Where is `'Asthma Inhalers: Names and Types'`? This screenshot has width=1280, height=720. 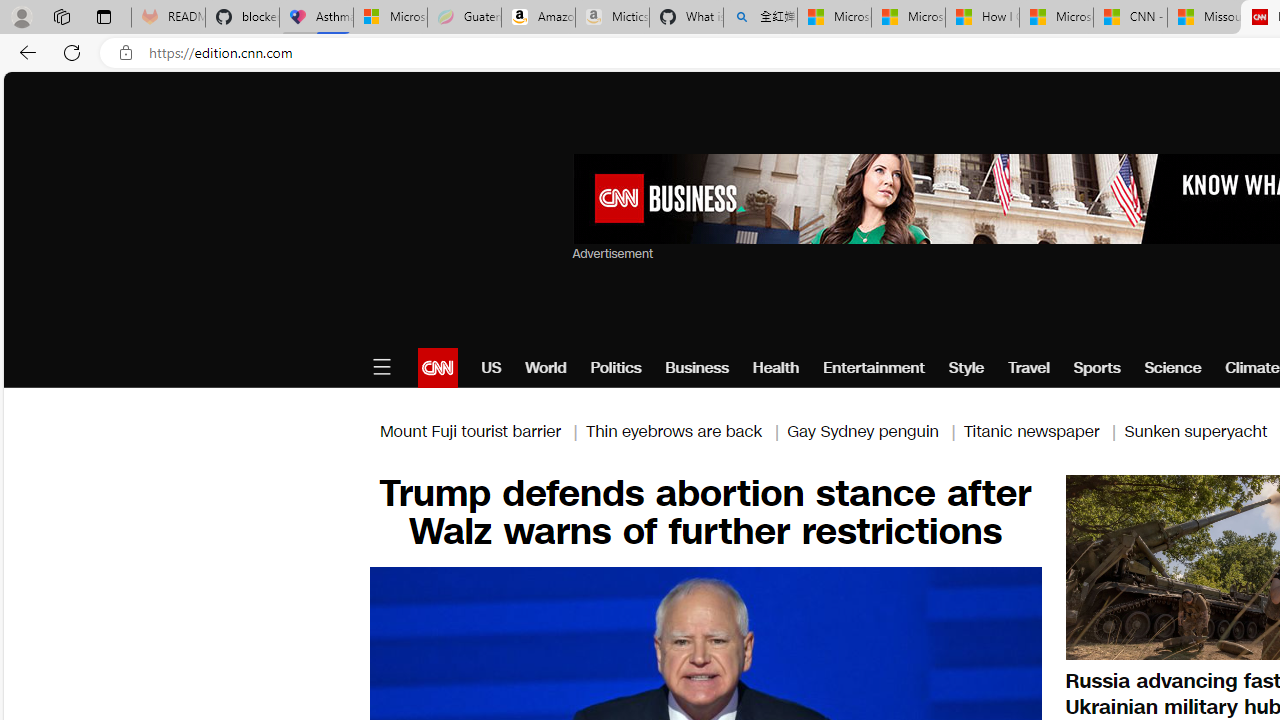
'Asthma Inhalers: Names and Types' is located at coordinates (315, 17).